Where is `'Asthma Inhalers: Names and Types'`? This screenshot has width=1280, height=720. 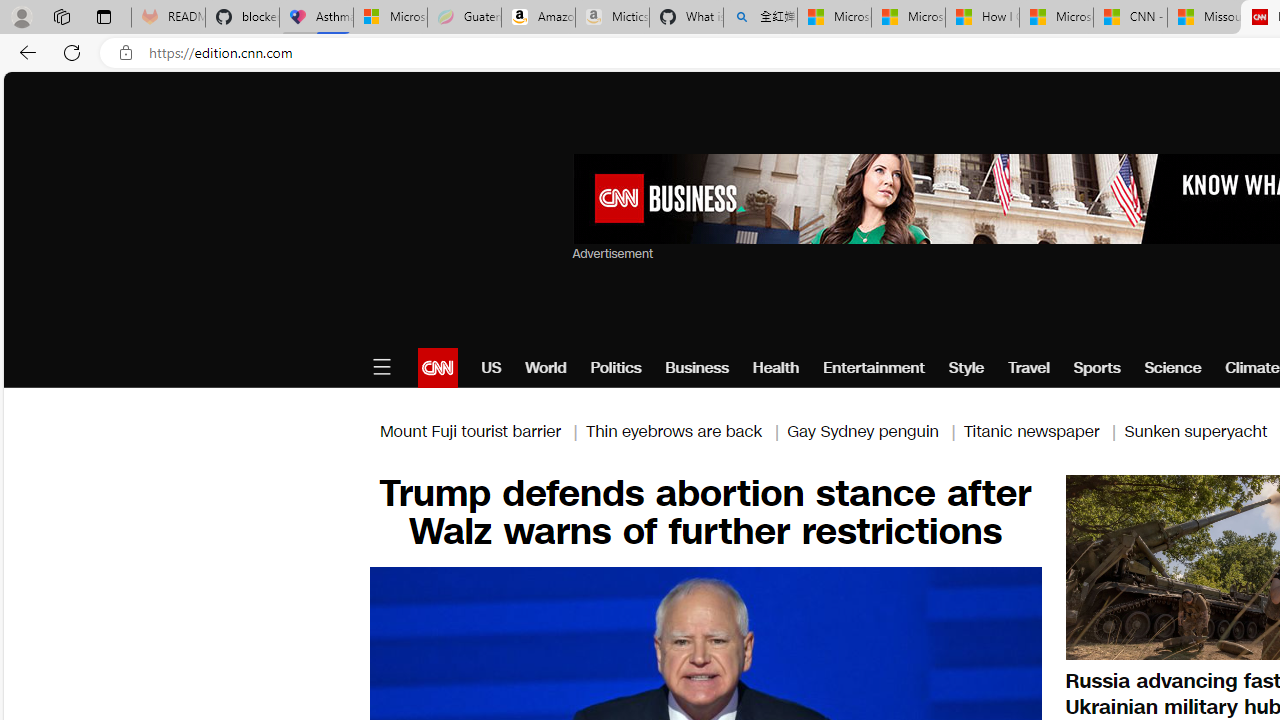
'Asthma Inhalers: Names and Types' is located at coordinates (315, 17).